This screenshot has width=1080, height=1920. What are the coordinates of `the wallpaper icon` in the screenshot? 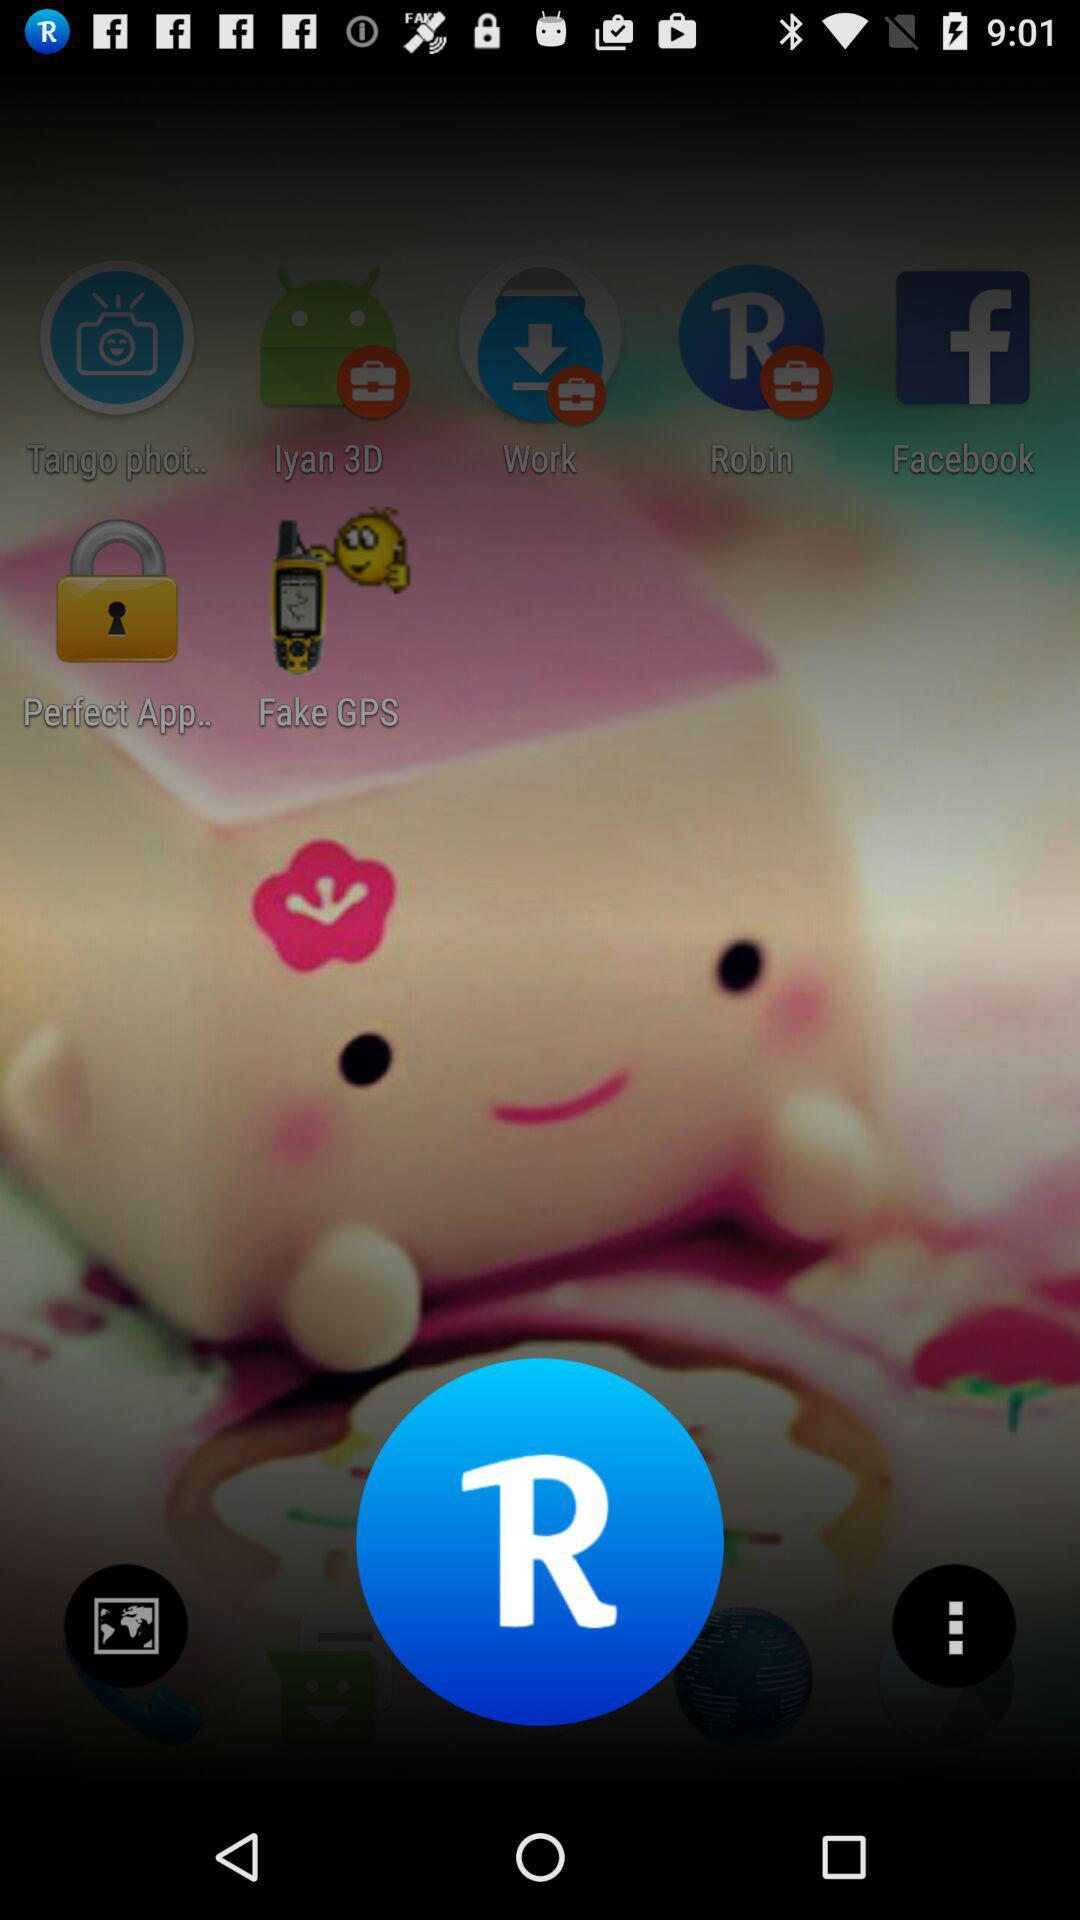 It's located at (126, 1739).